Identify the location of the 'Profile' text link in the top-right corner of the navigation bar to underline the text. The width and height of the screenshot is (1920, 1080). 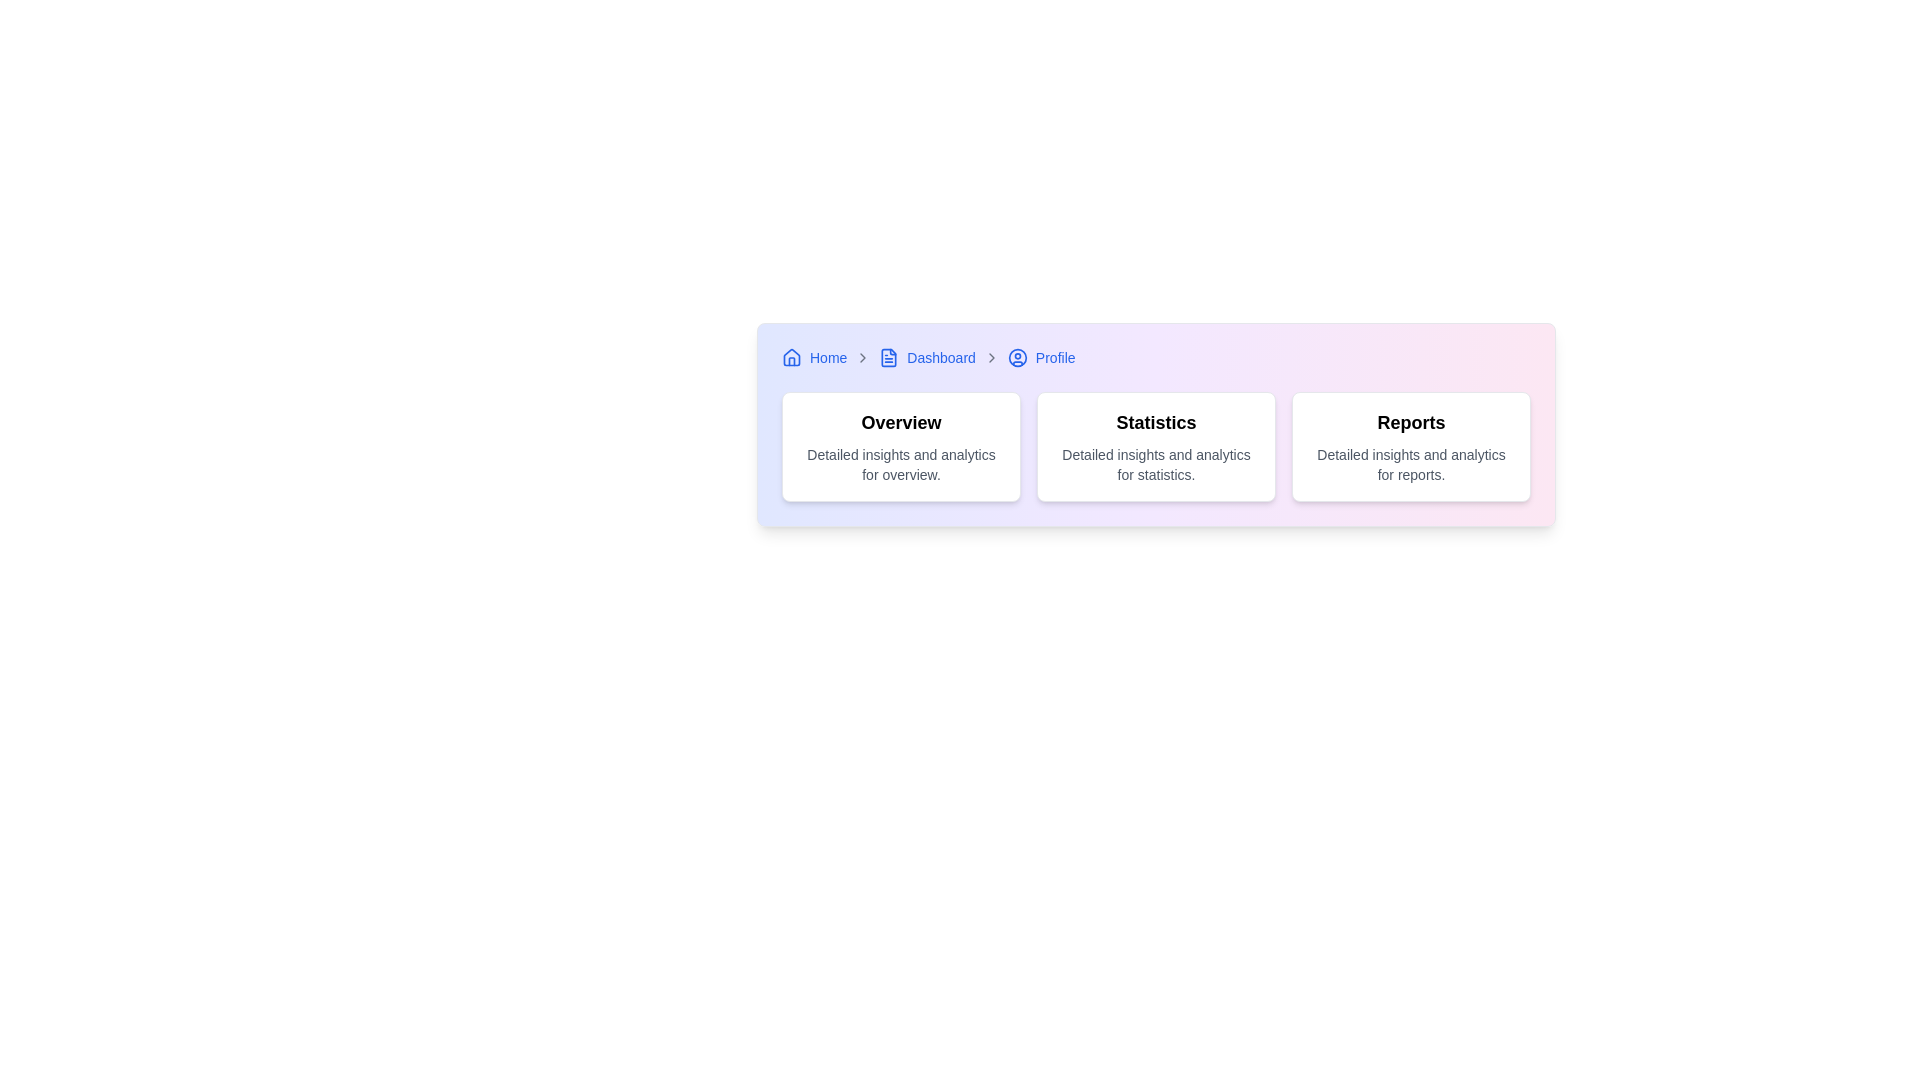
(1054, 357).